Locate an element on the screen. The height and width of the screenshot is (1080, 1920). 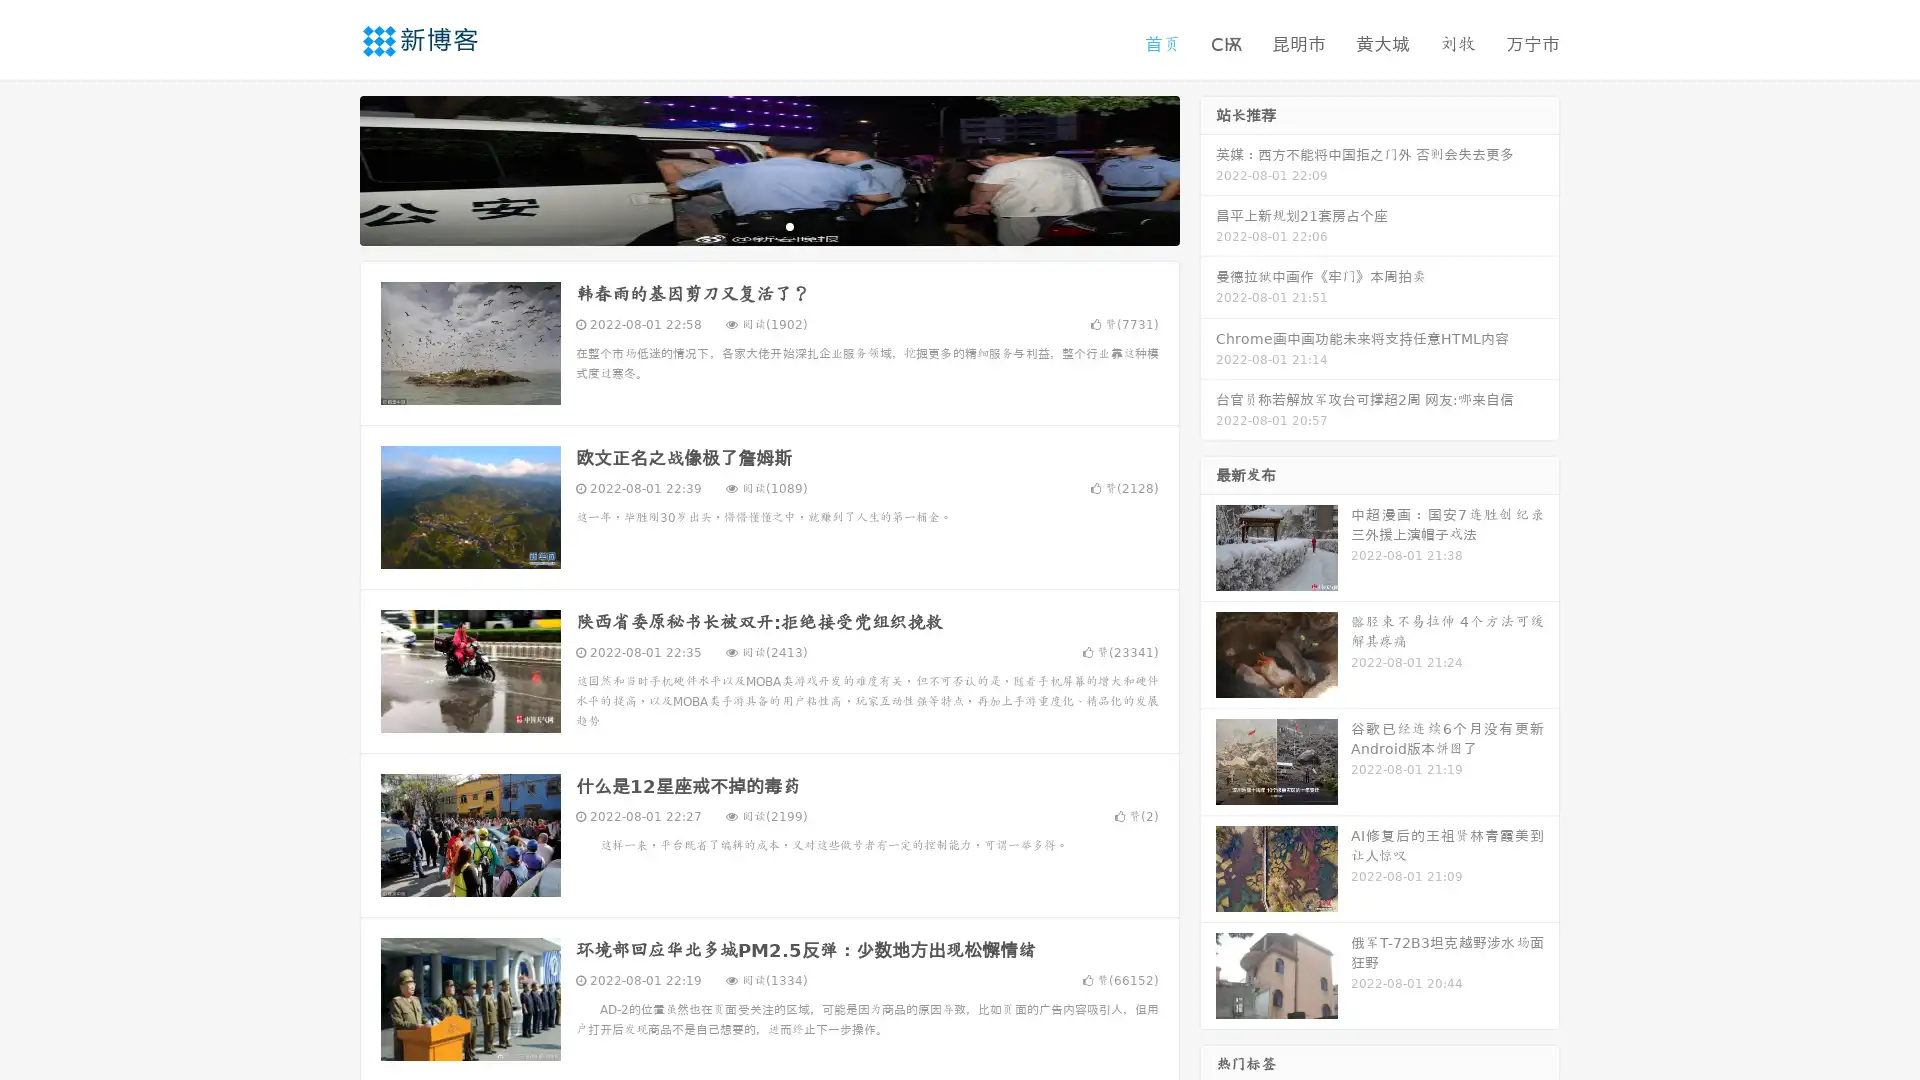
Go to slide 2 is located at coordinates (768, 225).